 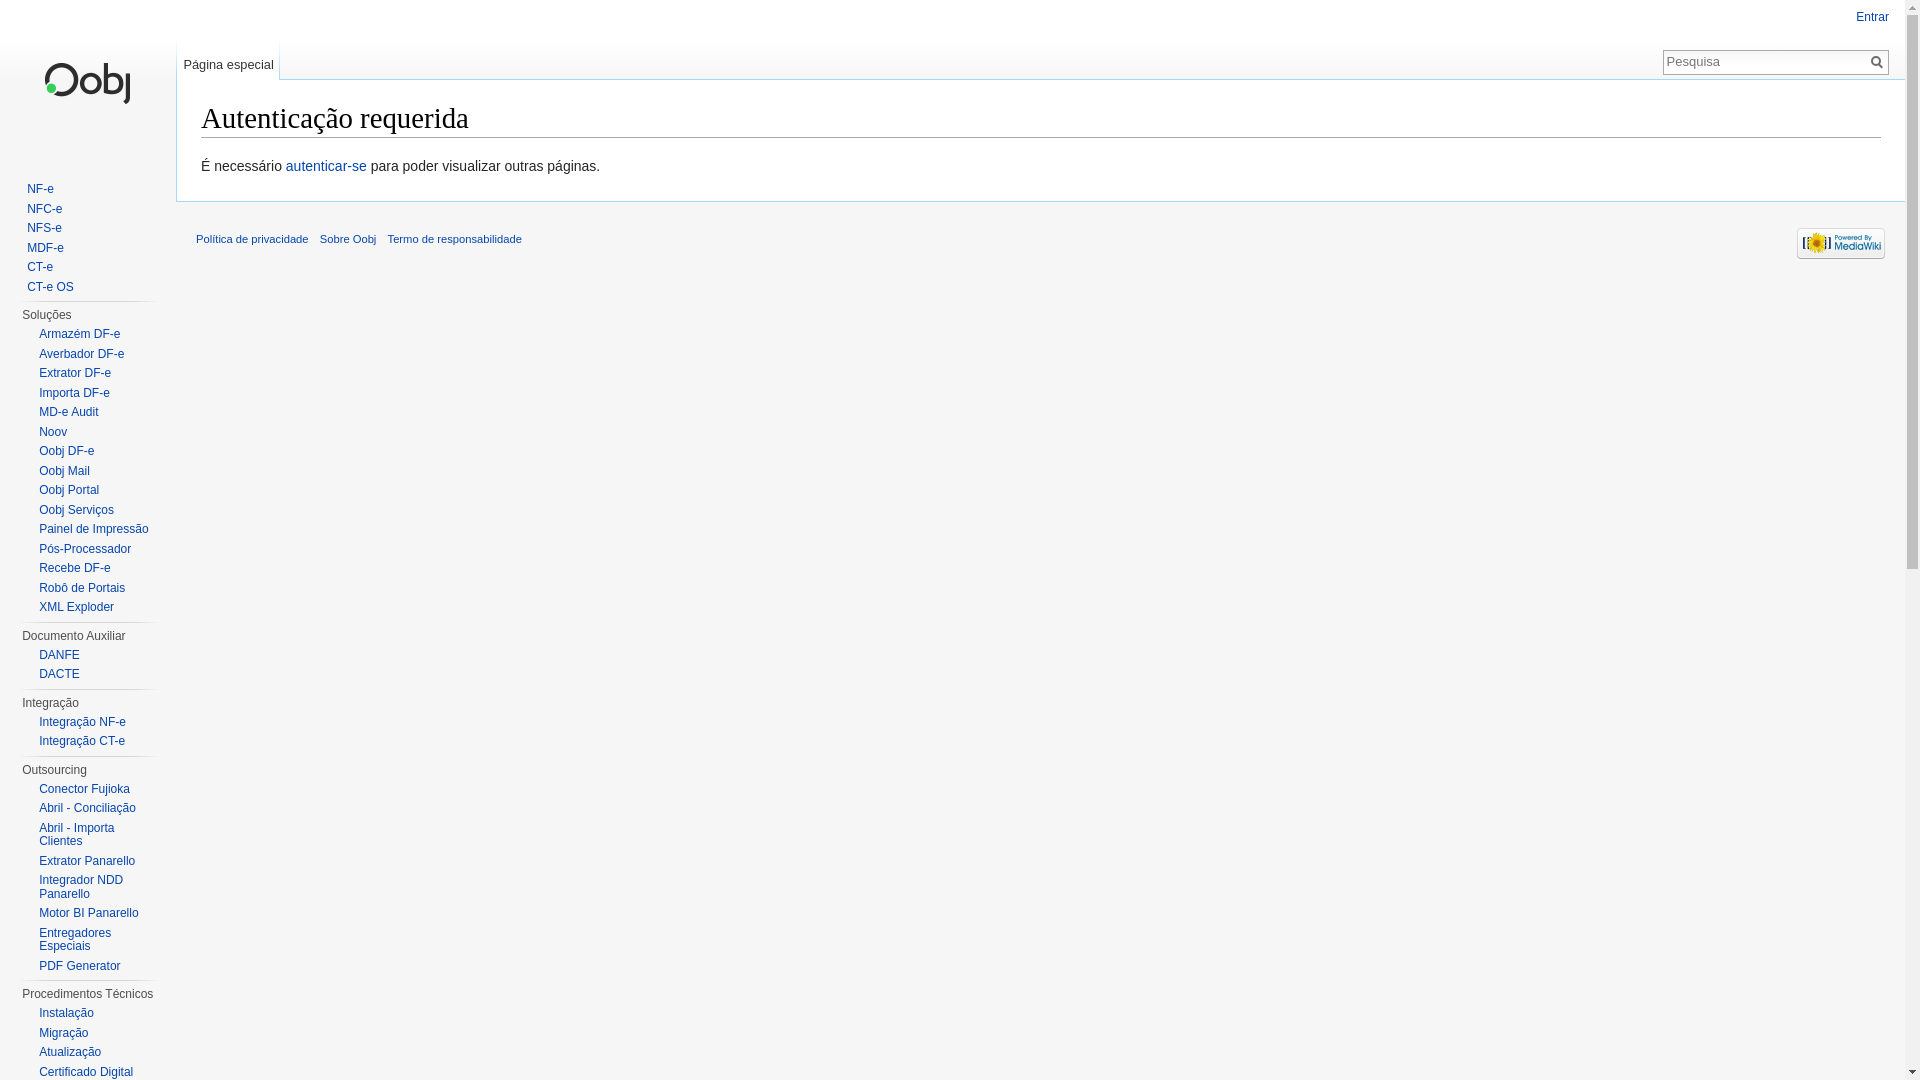 What do you see at coordinates (320, 238) in the screenshot?
I see `'Sobre Oobj'` at bounding box center [320, 238].